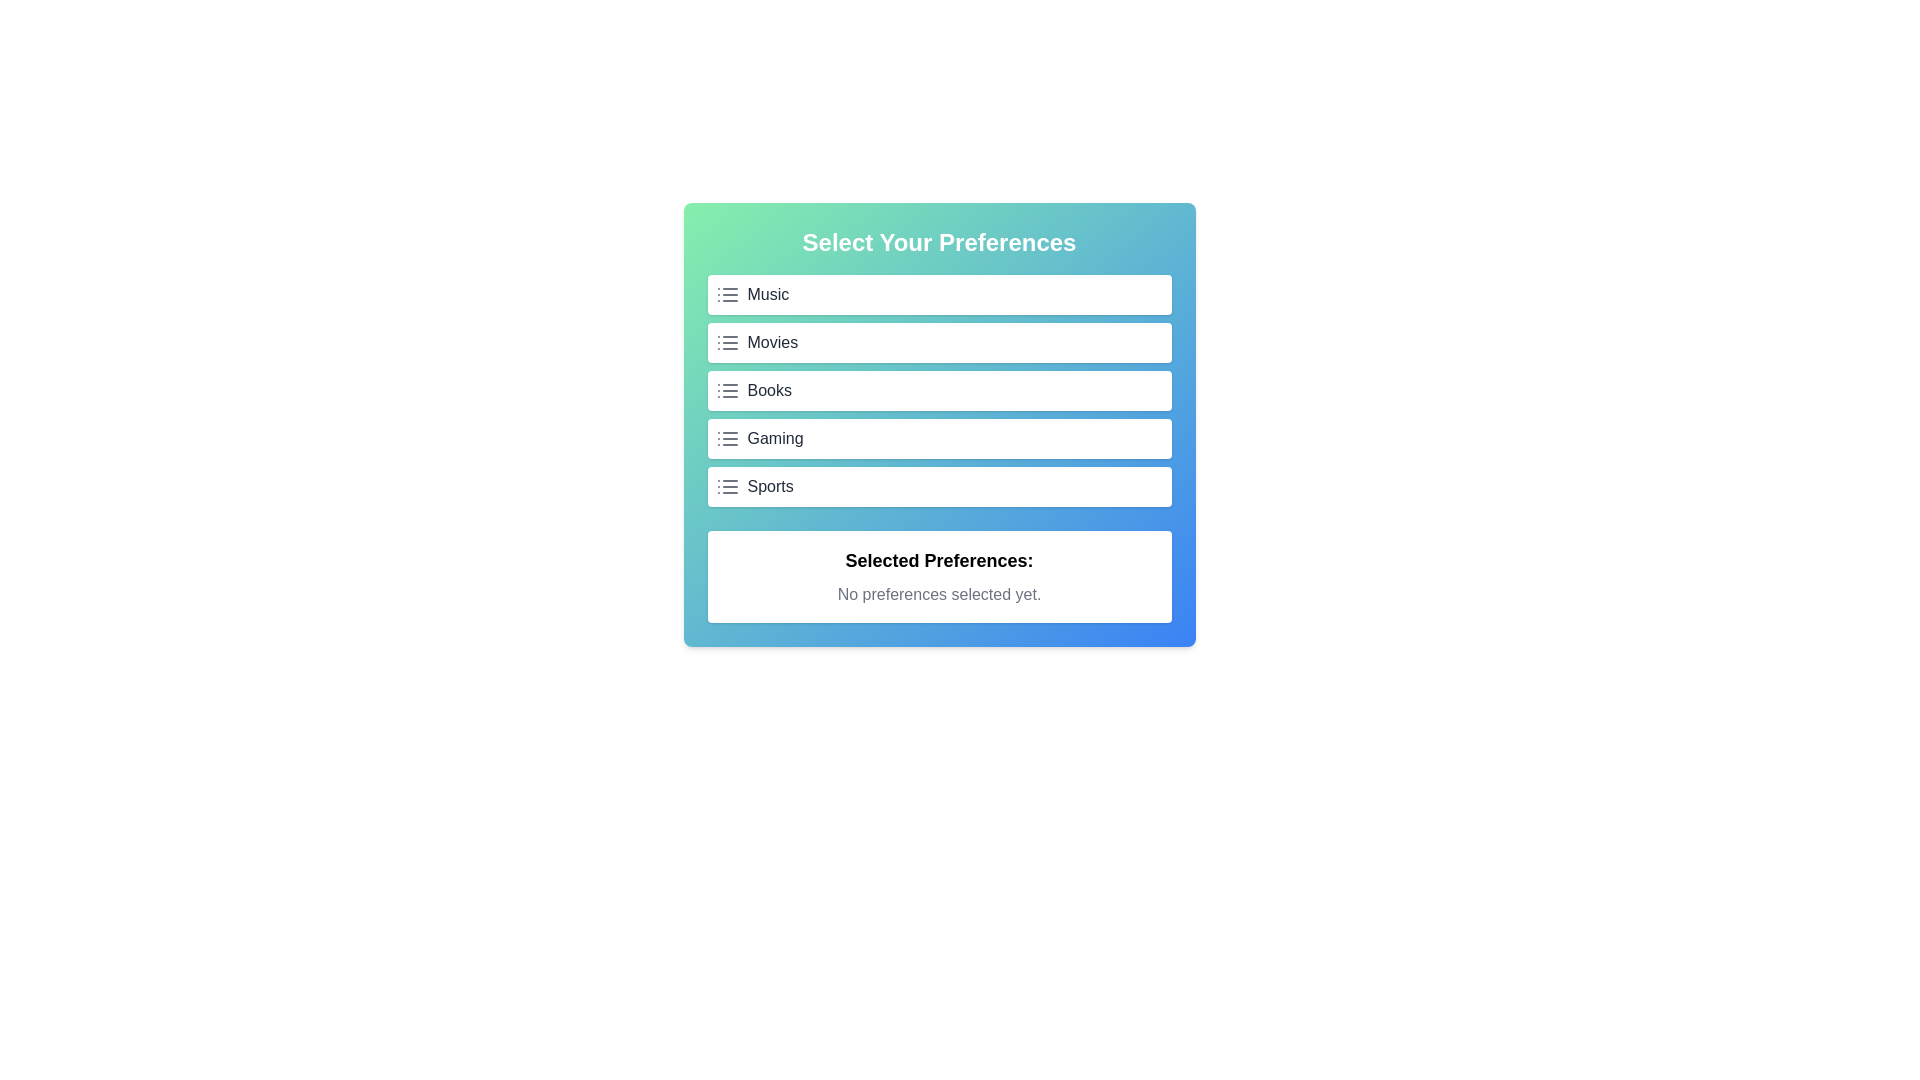  I want to click on text displayed in the 'Books' label, which is styled in gray and located next to a list icon in the third row of preference options, so click(768, 390).